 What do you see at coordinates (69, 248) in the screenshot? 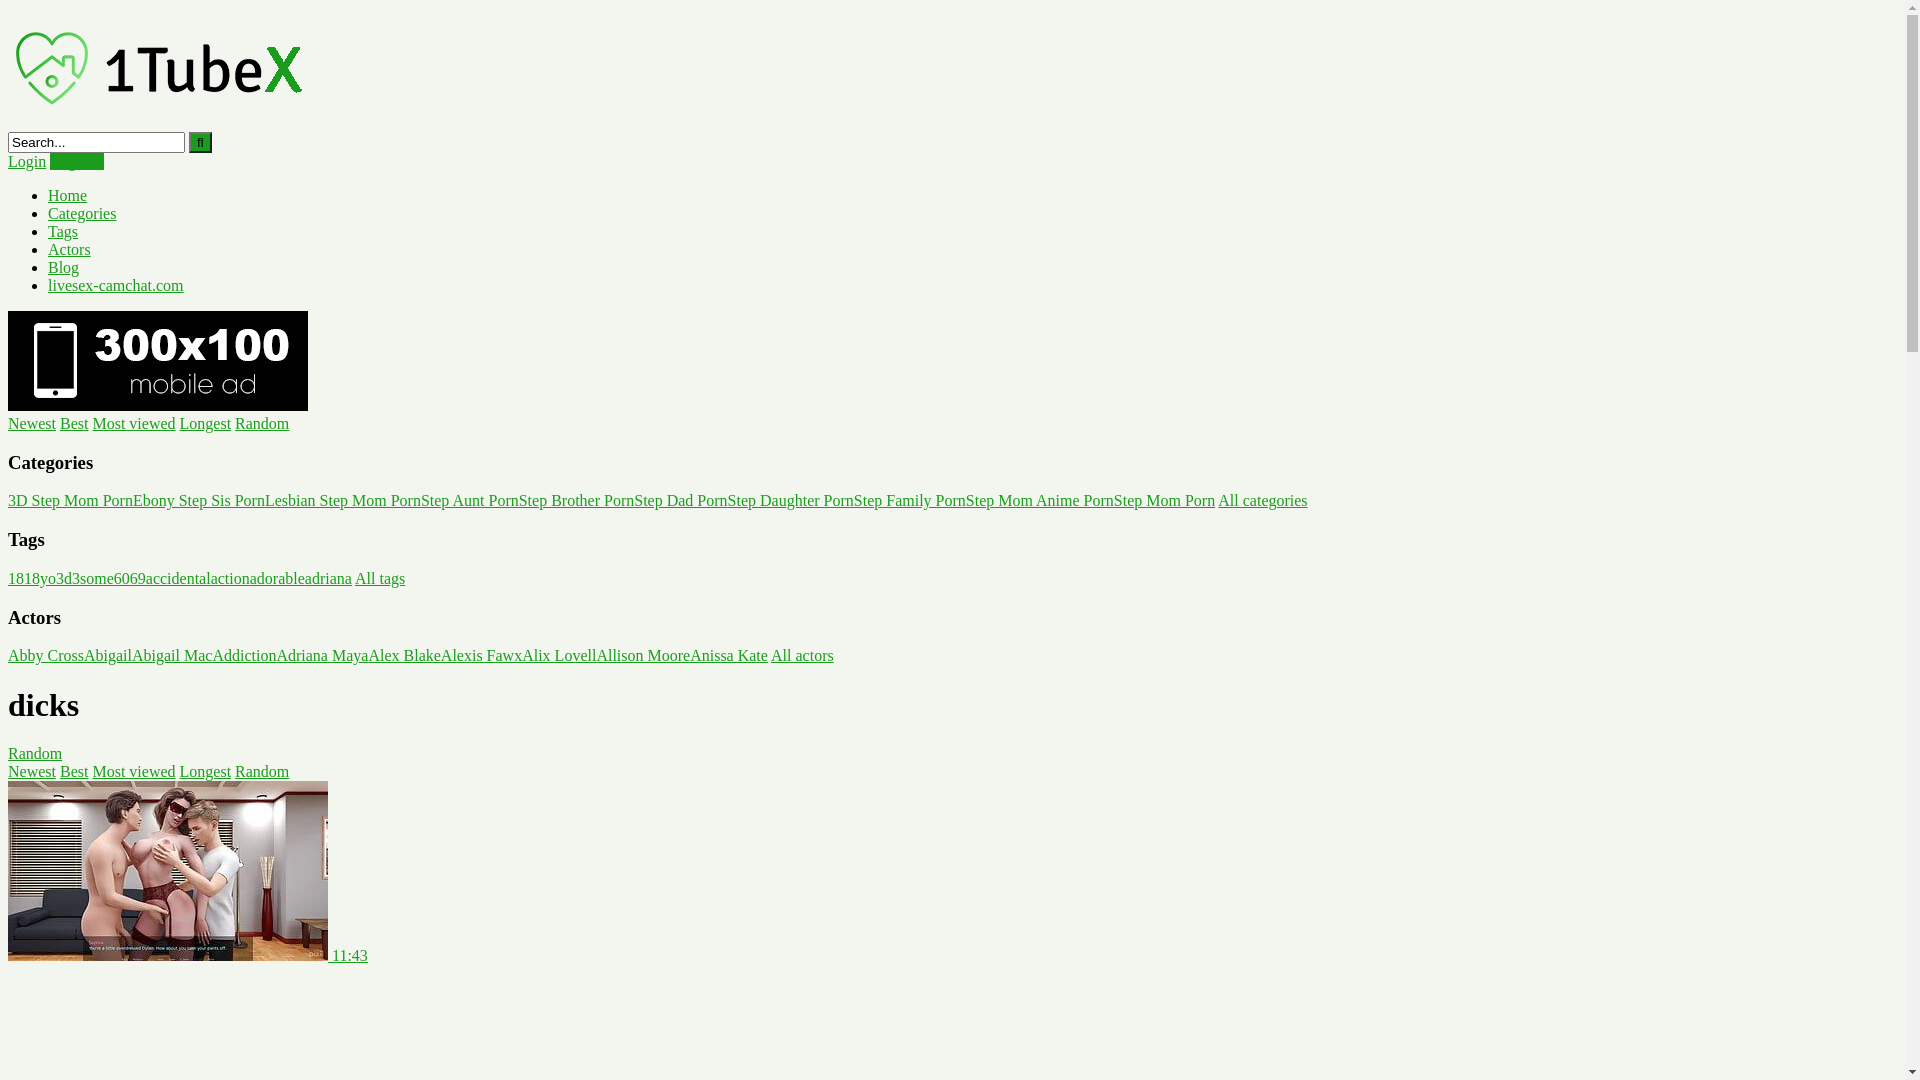
I see `'Actors'` at bounding box center [69, 248].